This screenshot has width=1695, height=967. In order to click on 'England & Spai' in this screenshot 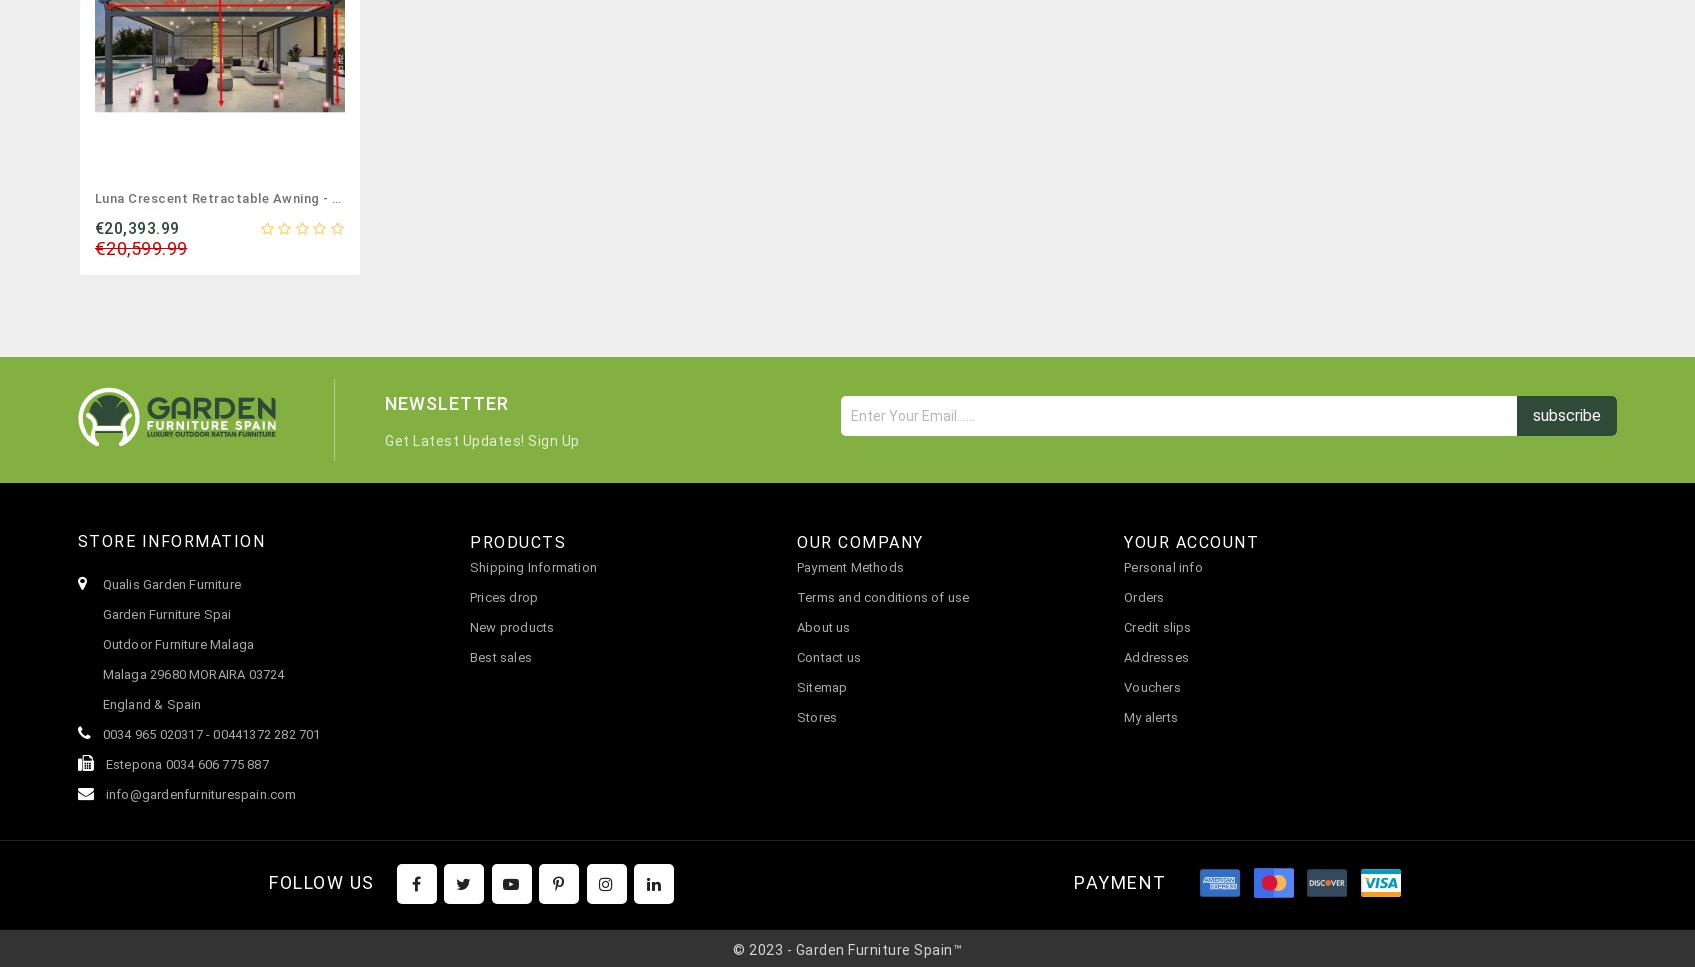, I will do `click(147, 704)`.